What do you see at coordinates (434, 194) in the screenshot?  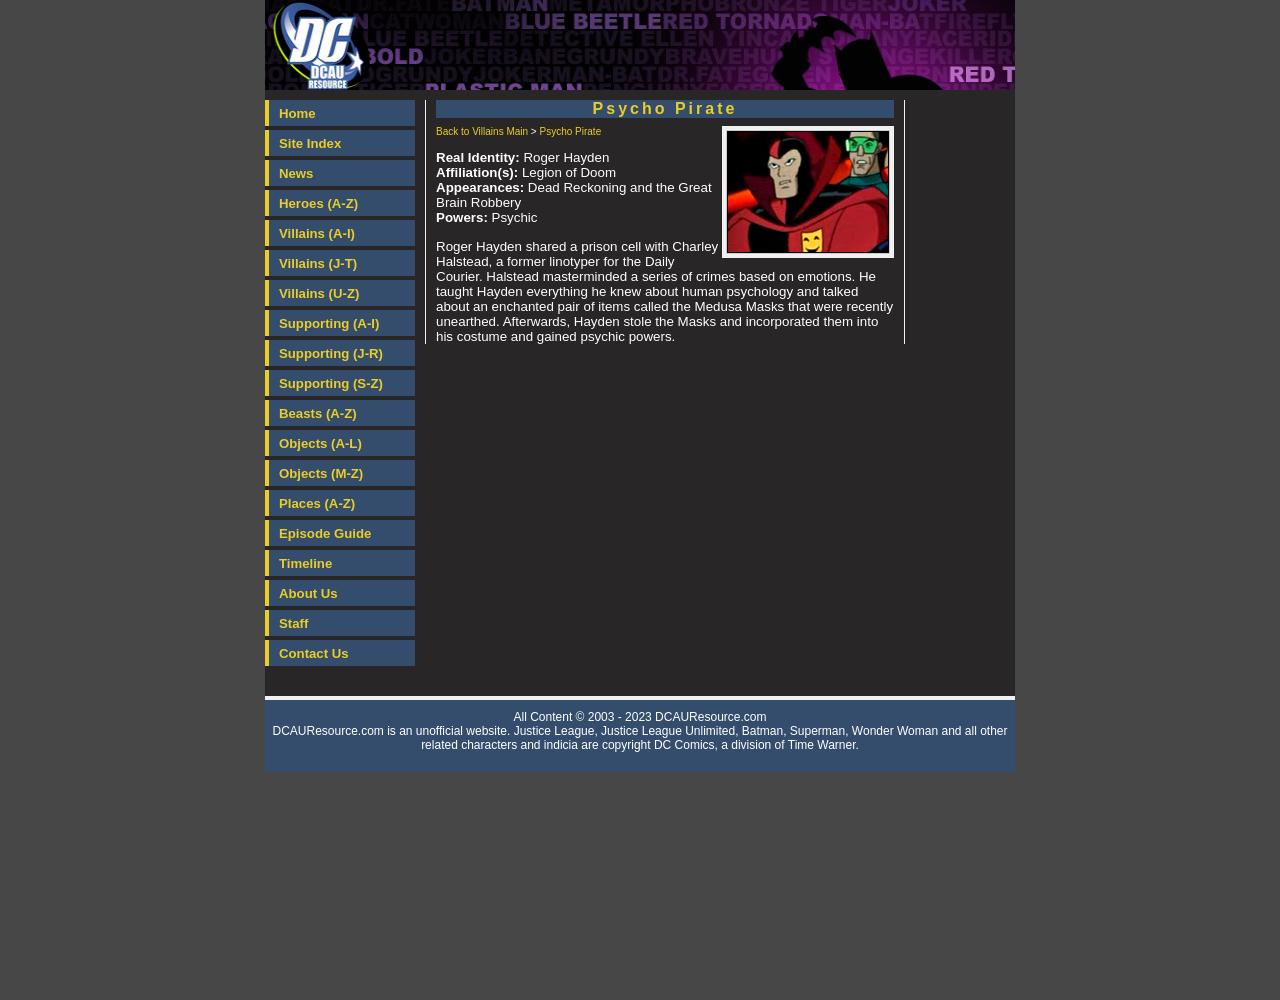 I see `'Dead Reckoning and the Great Brain Robbery'` at bounding box center [434, 194].